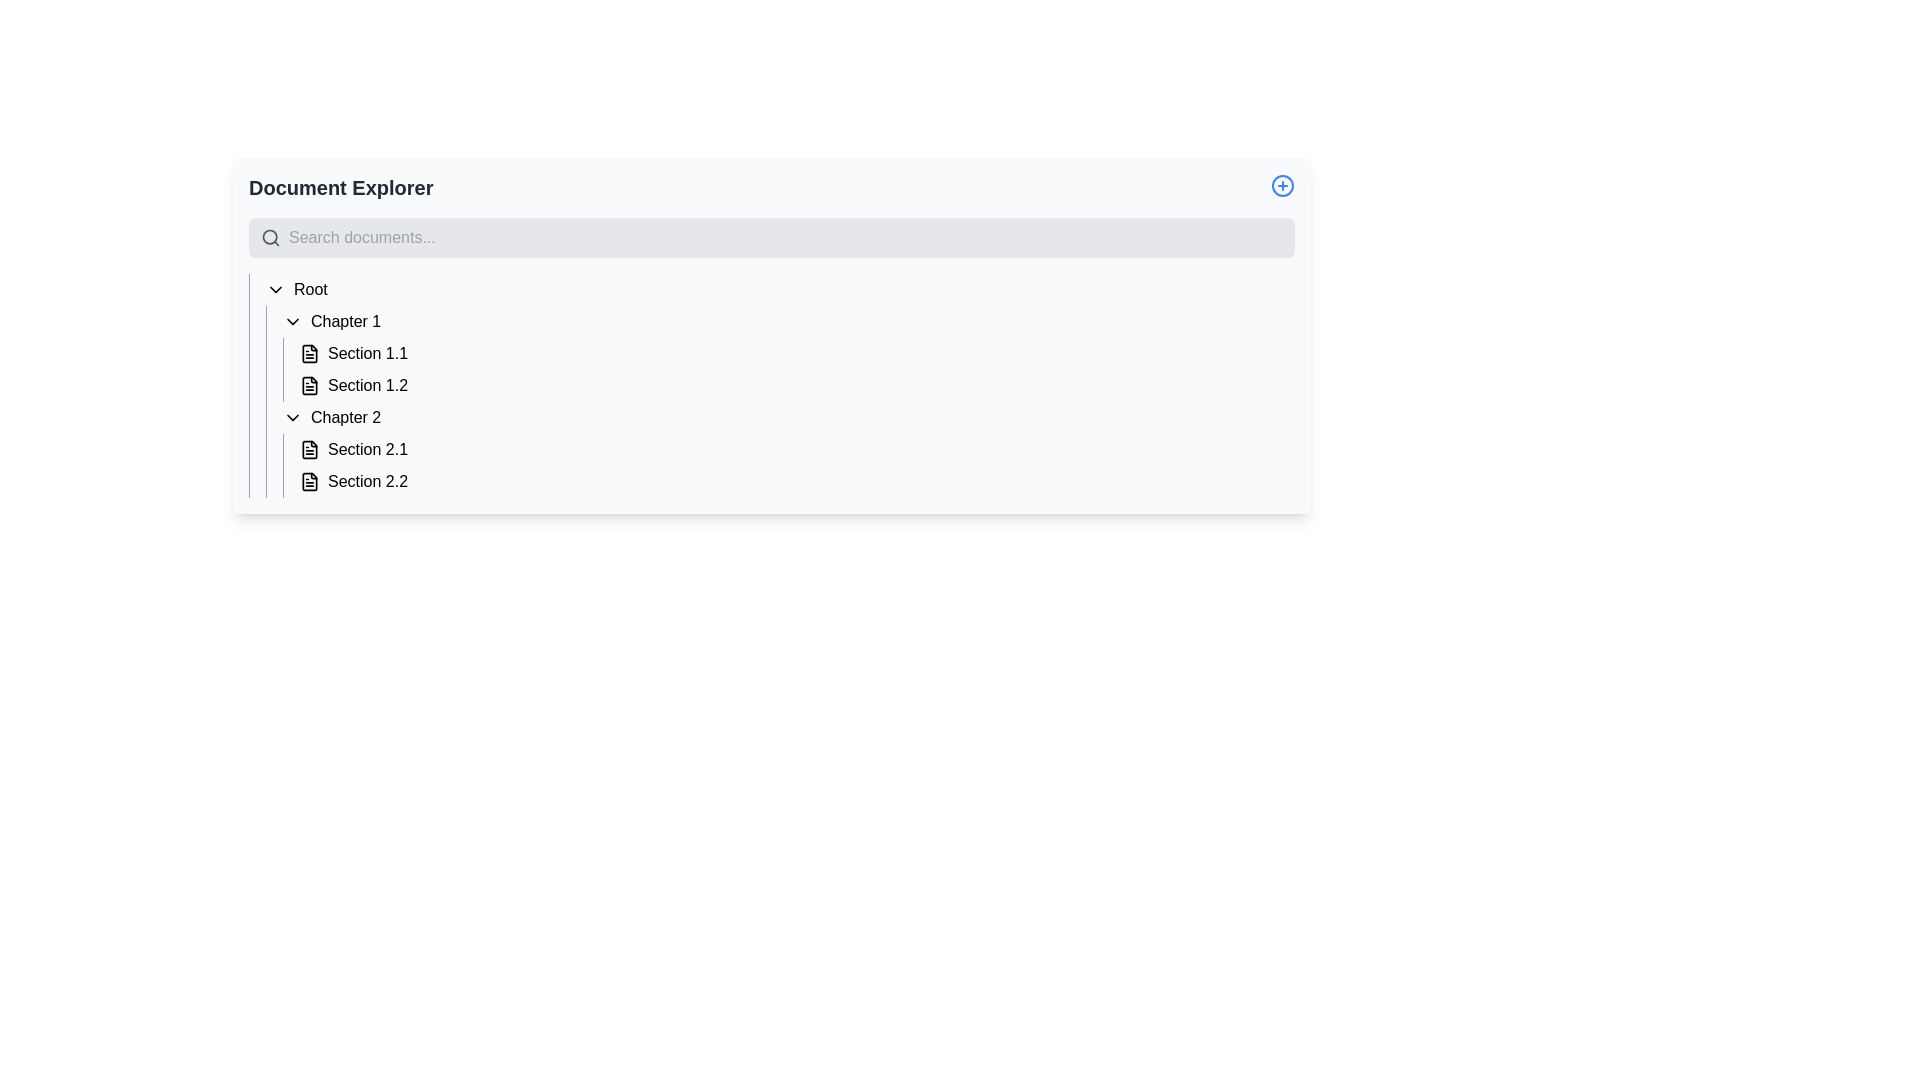  Describe the element at coordinates (291, 320) in the screenshot. I see `the toggle icon to the left of 'Chapter 1'` at that location.